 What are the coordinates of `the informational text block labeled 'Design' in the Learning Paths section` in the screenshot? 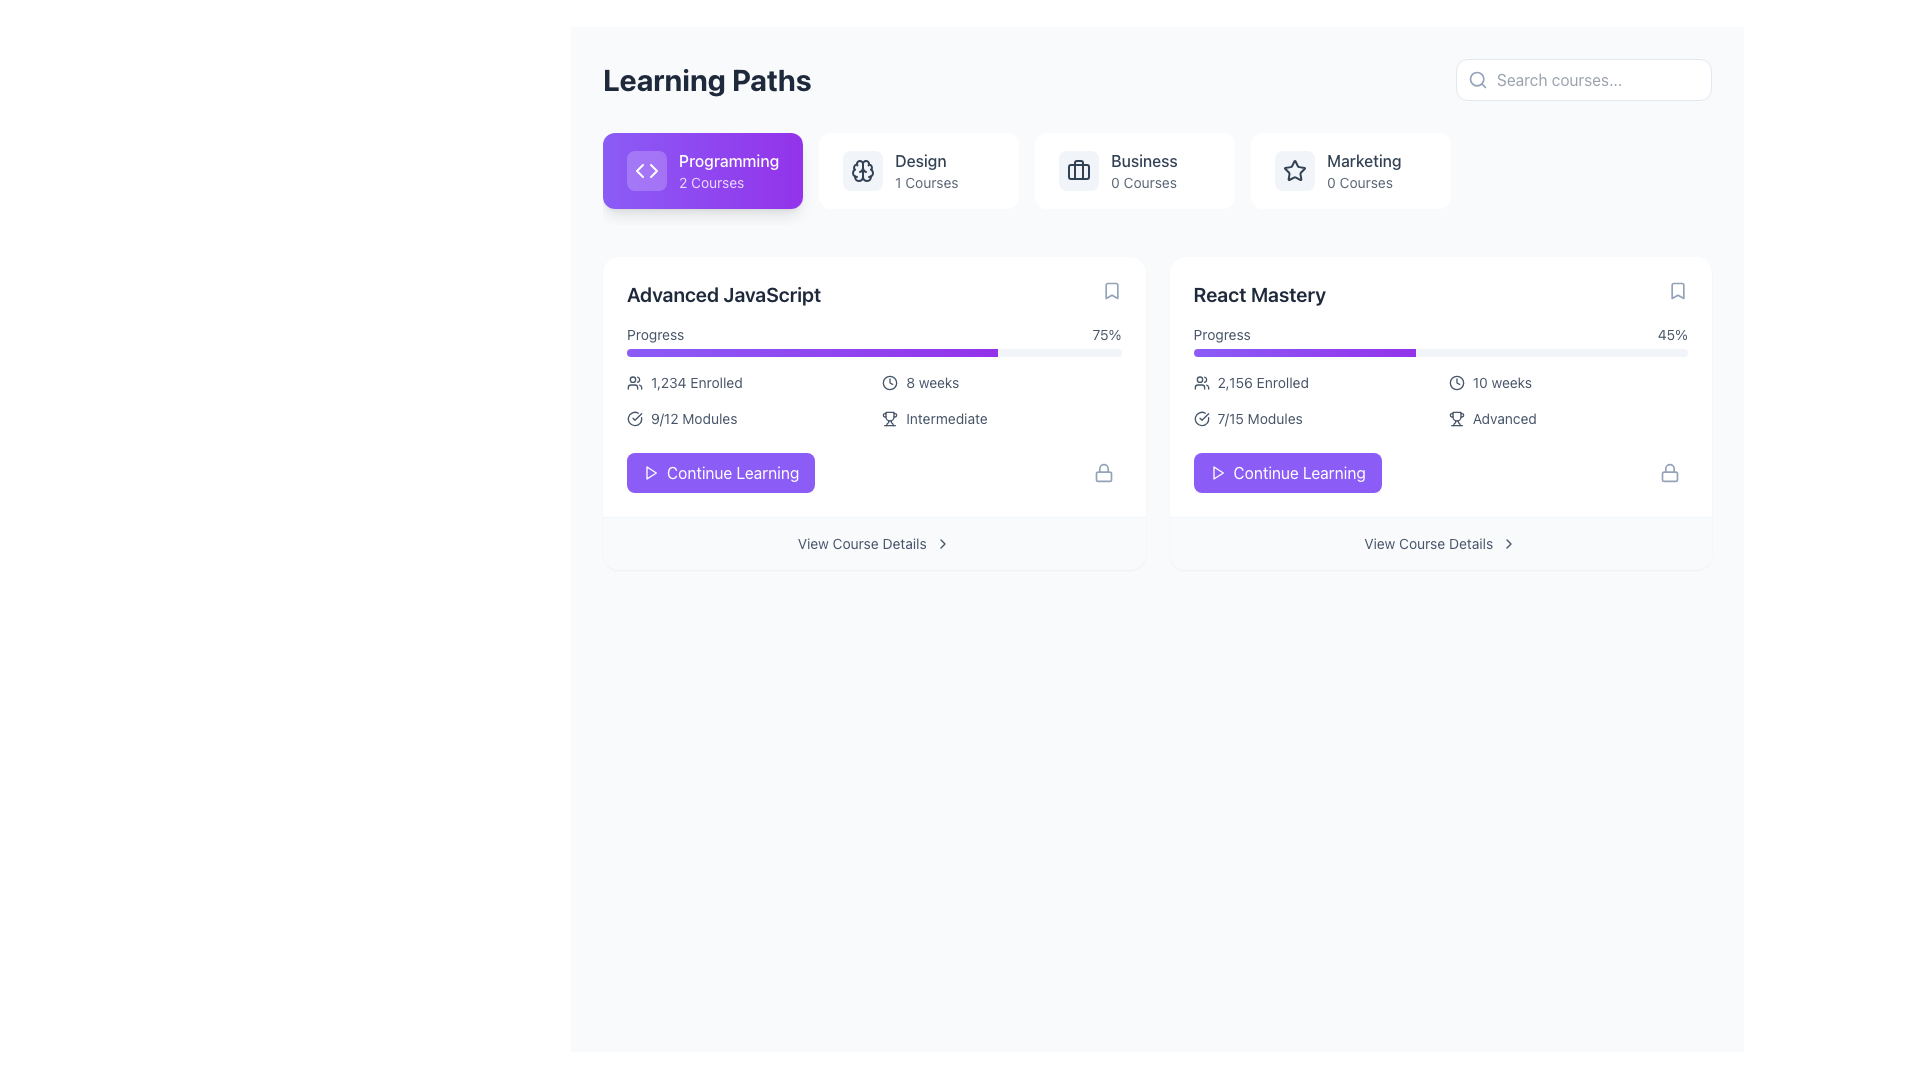 It's located at (925, 169).